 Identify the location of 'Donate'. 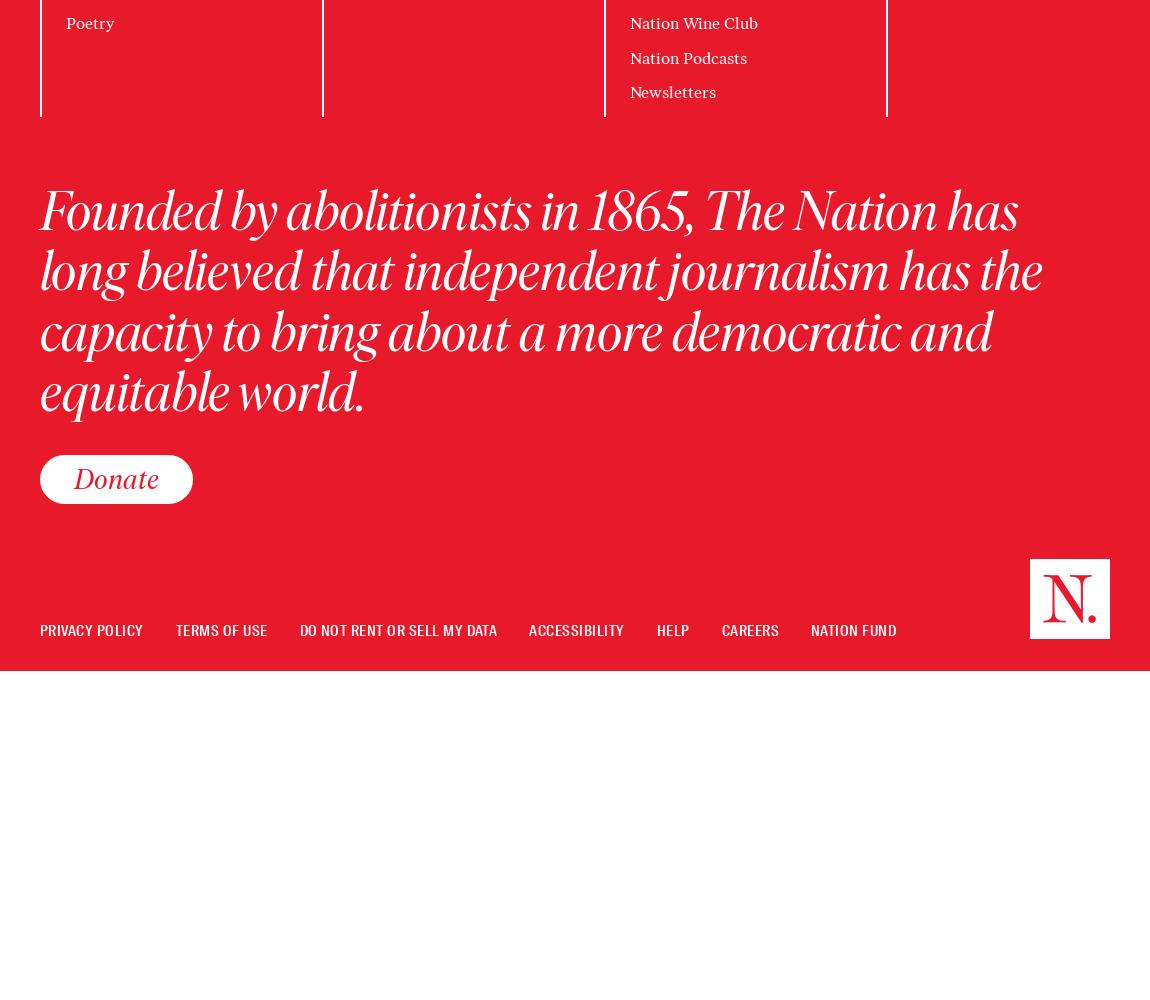
(115, 477).